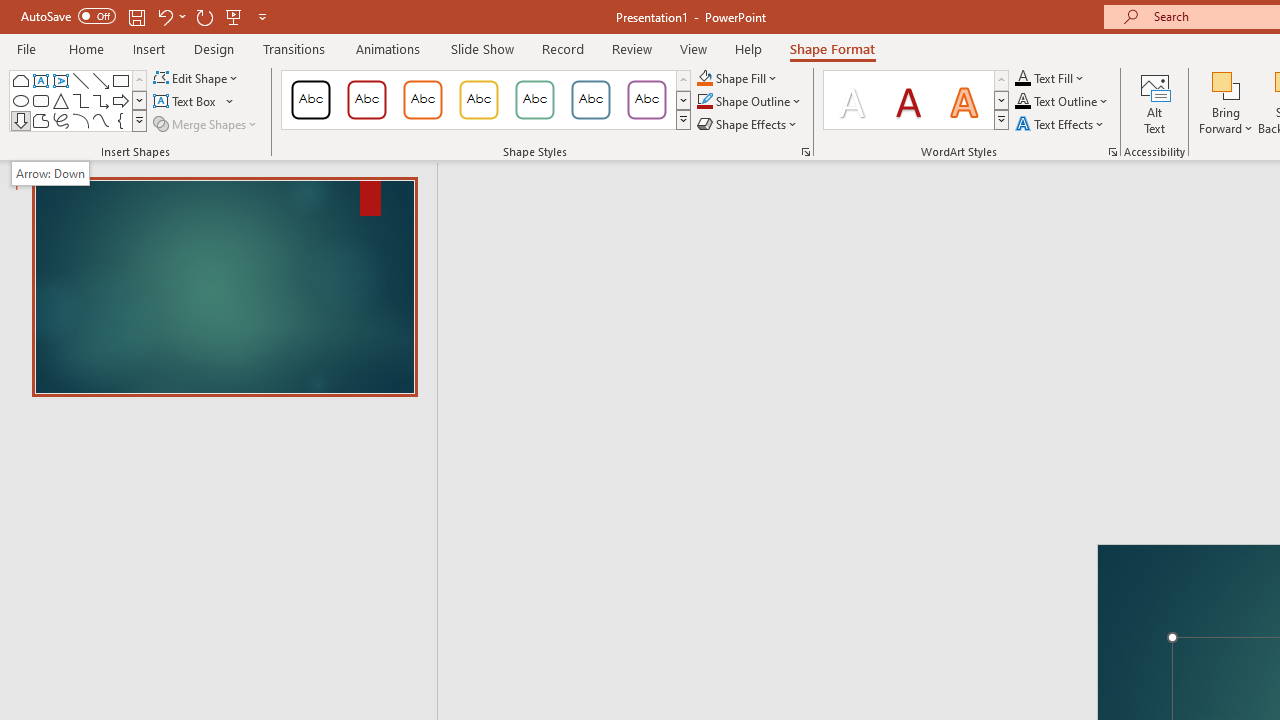  What do you see at coordinates (21, 100) in the screenshot?
I see `'Oval'` at bounding box center [21, 100].